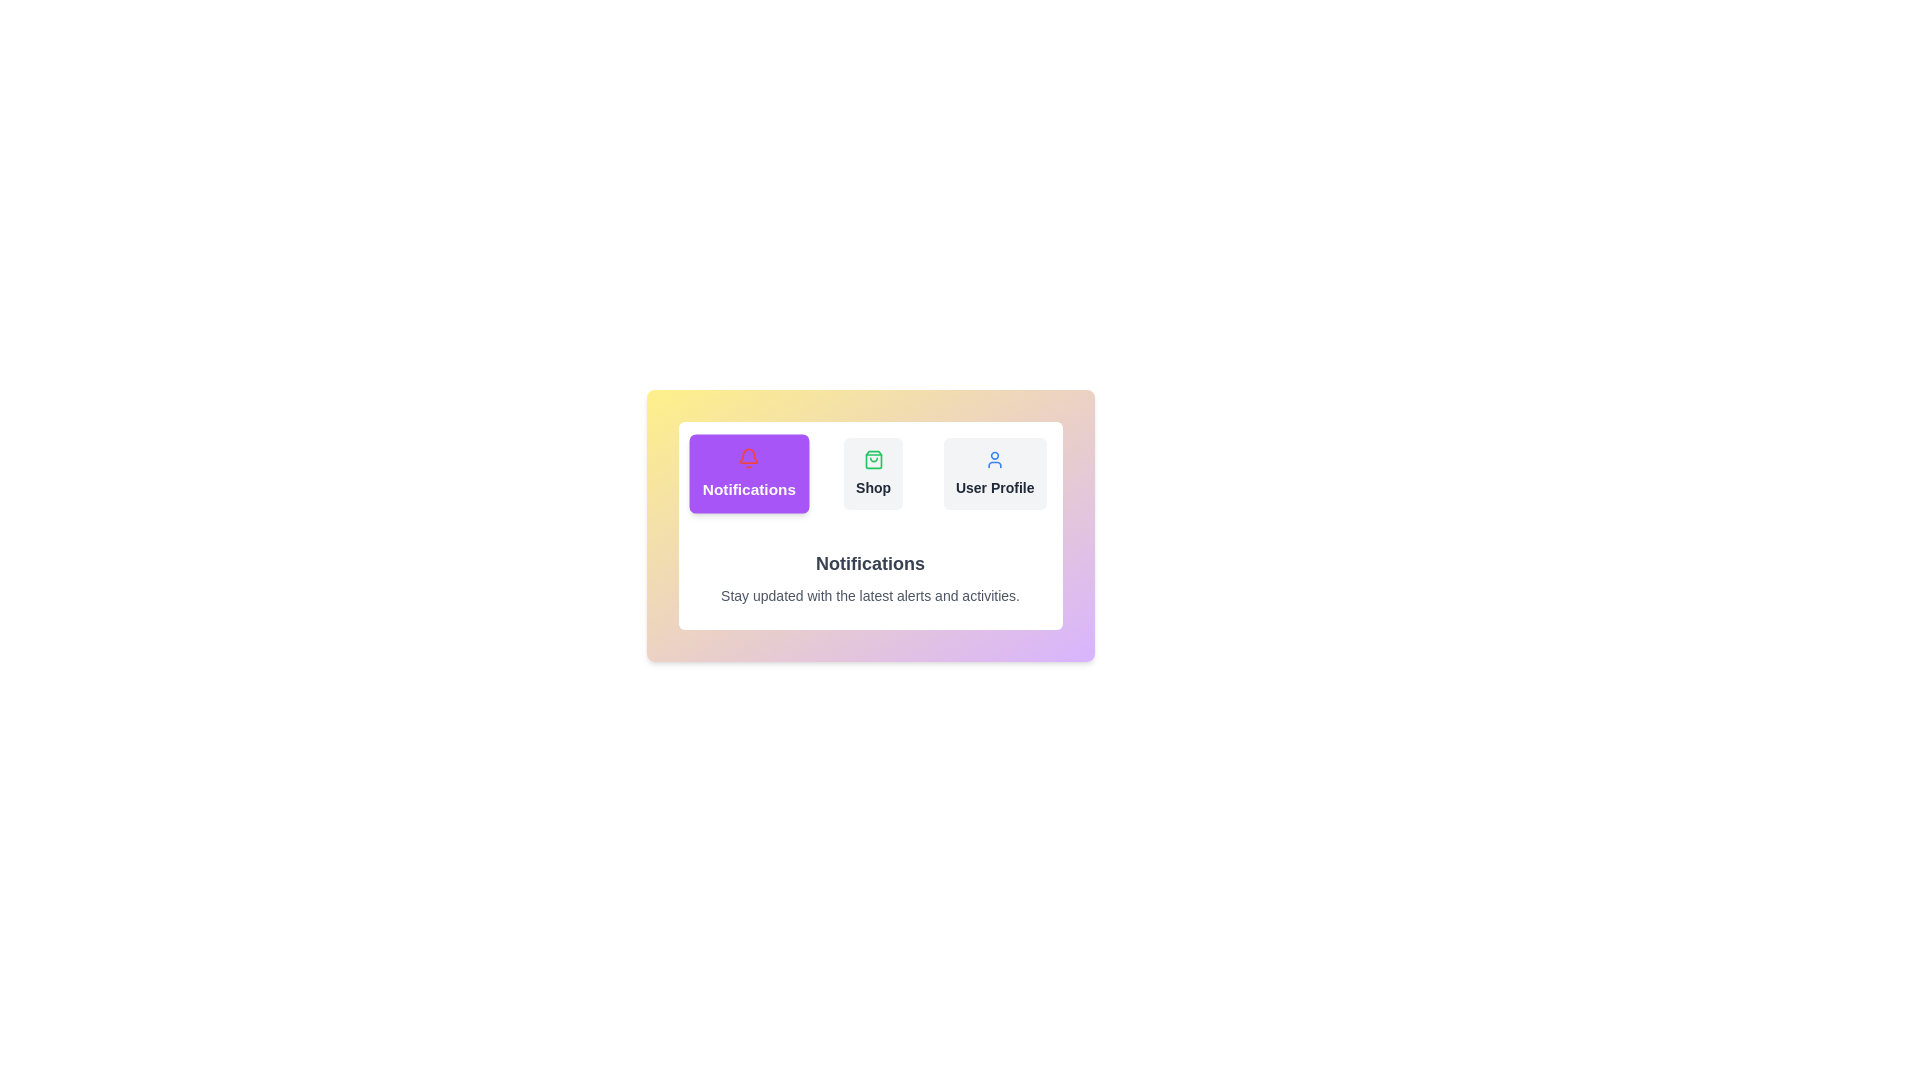 This screenshot has width=1920, height=1080. I want to click on the tab labeled User Profile, so click(995, 474).